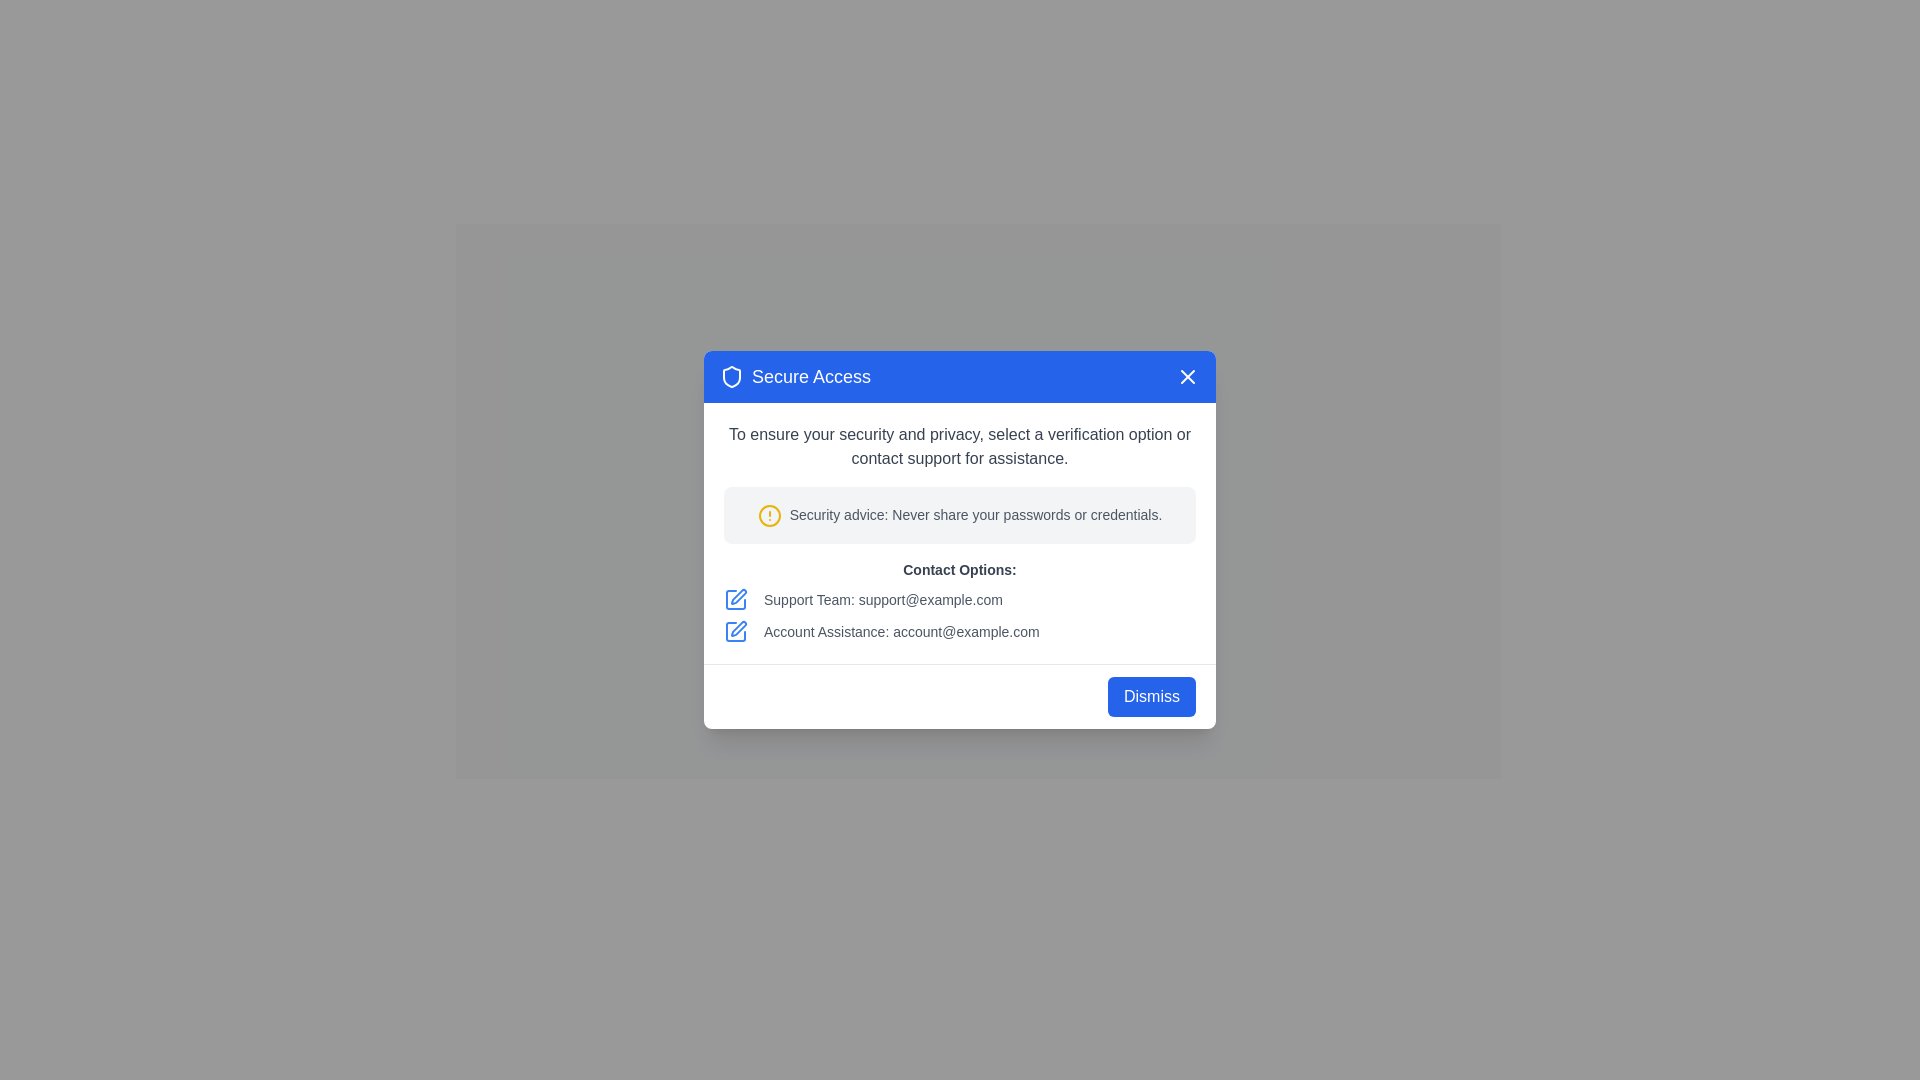 This screenshot has width=1920, height=1080. Describe the element at coordinates (1188, 377) in the screenshot. I see `the small 'X' button located in the top-right corner of the blue header labeled 'Secure Access'` at that location.